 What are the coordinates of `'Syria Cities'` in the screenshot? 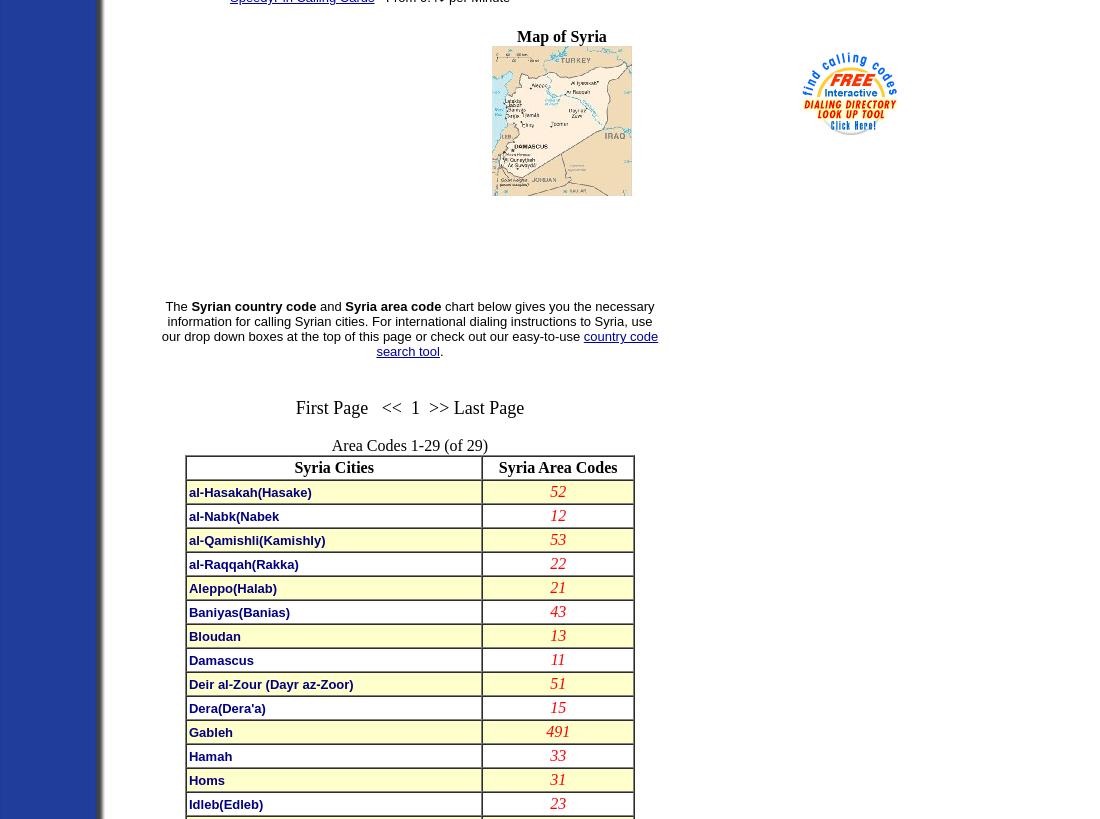 It's located at (332, 467).